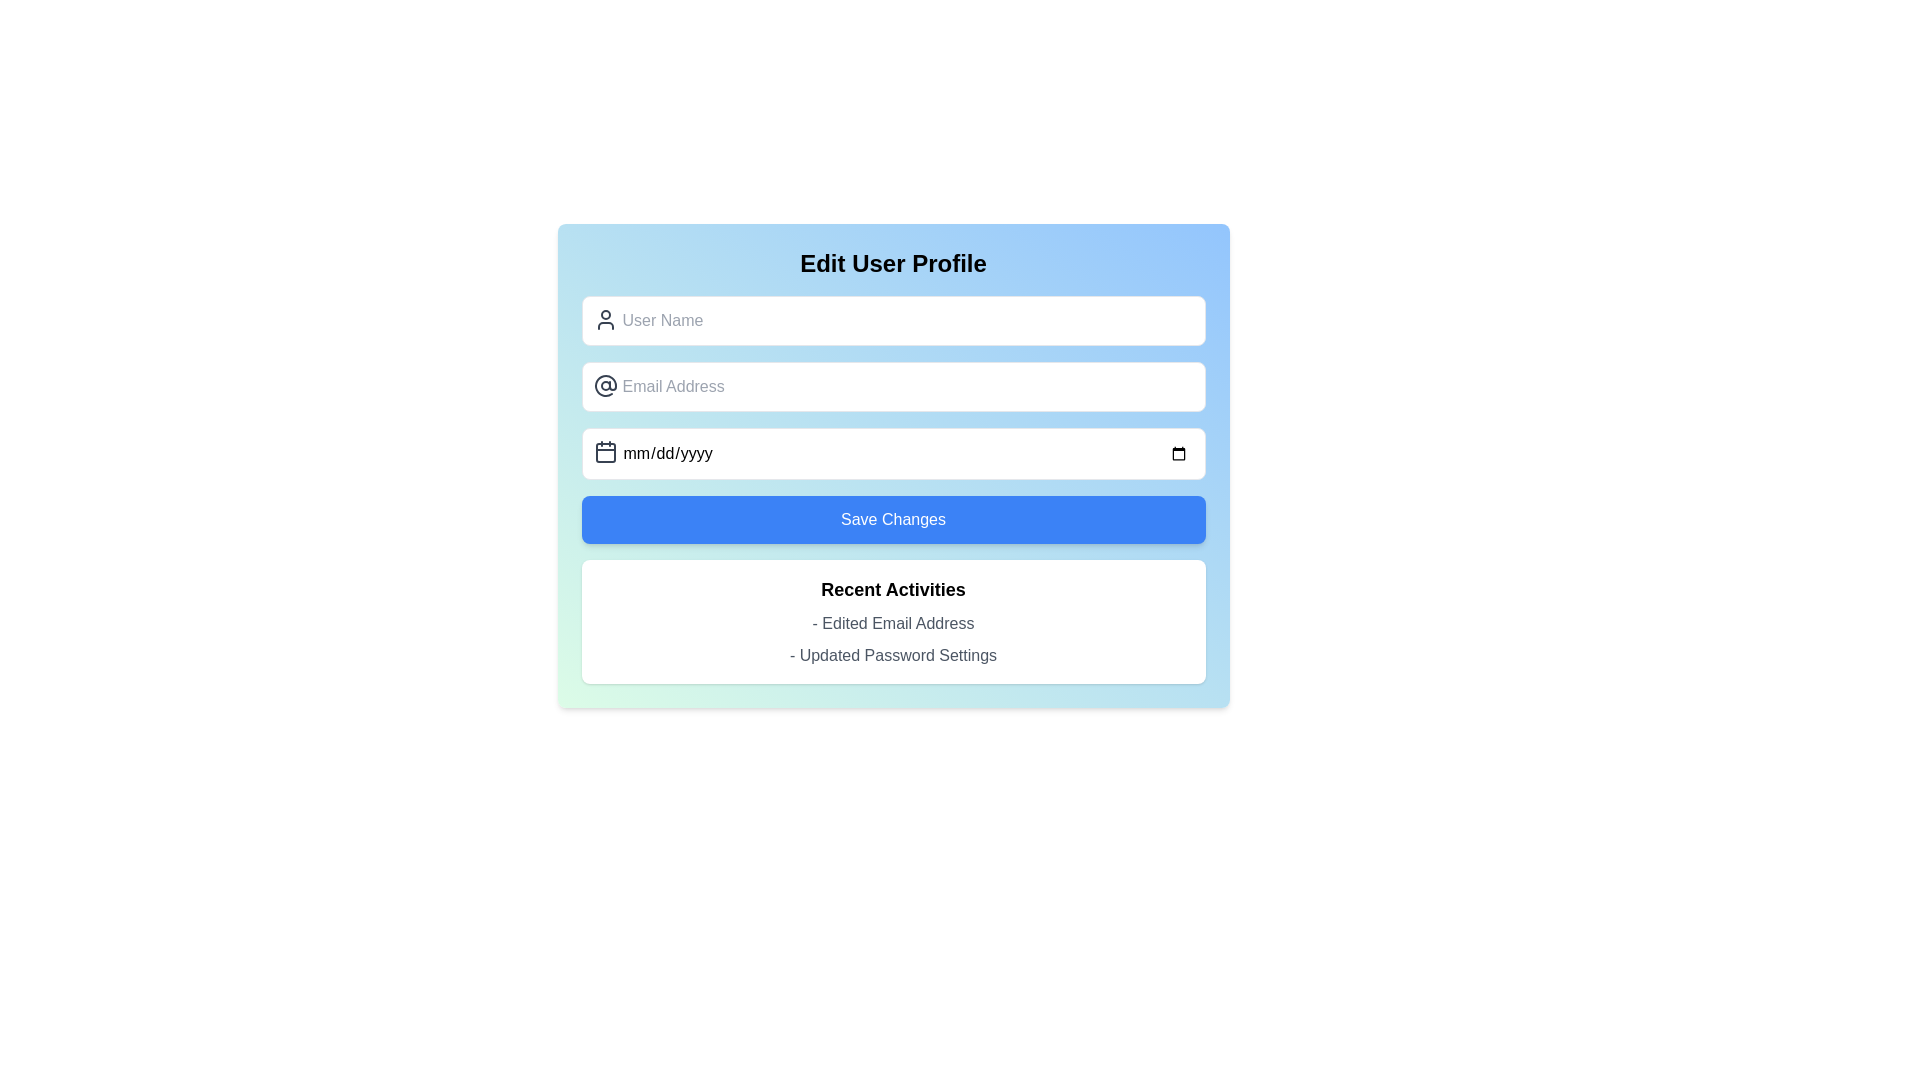 Image resolution: width=1920 pixels, height=1080 pixels. I want to click on the text label heading 'Recent Activities', which is bold and slightly larger, positioned at the top of its section above the items '- Edited Email Address' and '- Updated Password Settings', so click(892, 589).